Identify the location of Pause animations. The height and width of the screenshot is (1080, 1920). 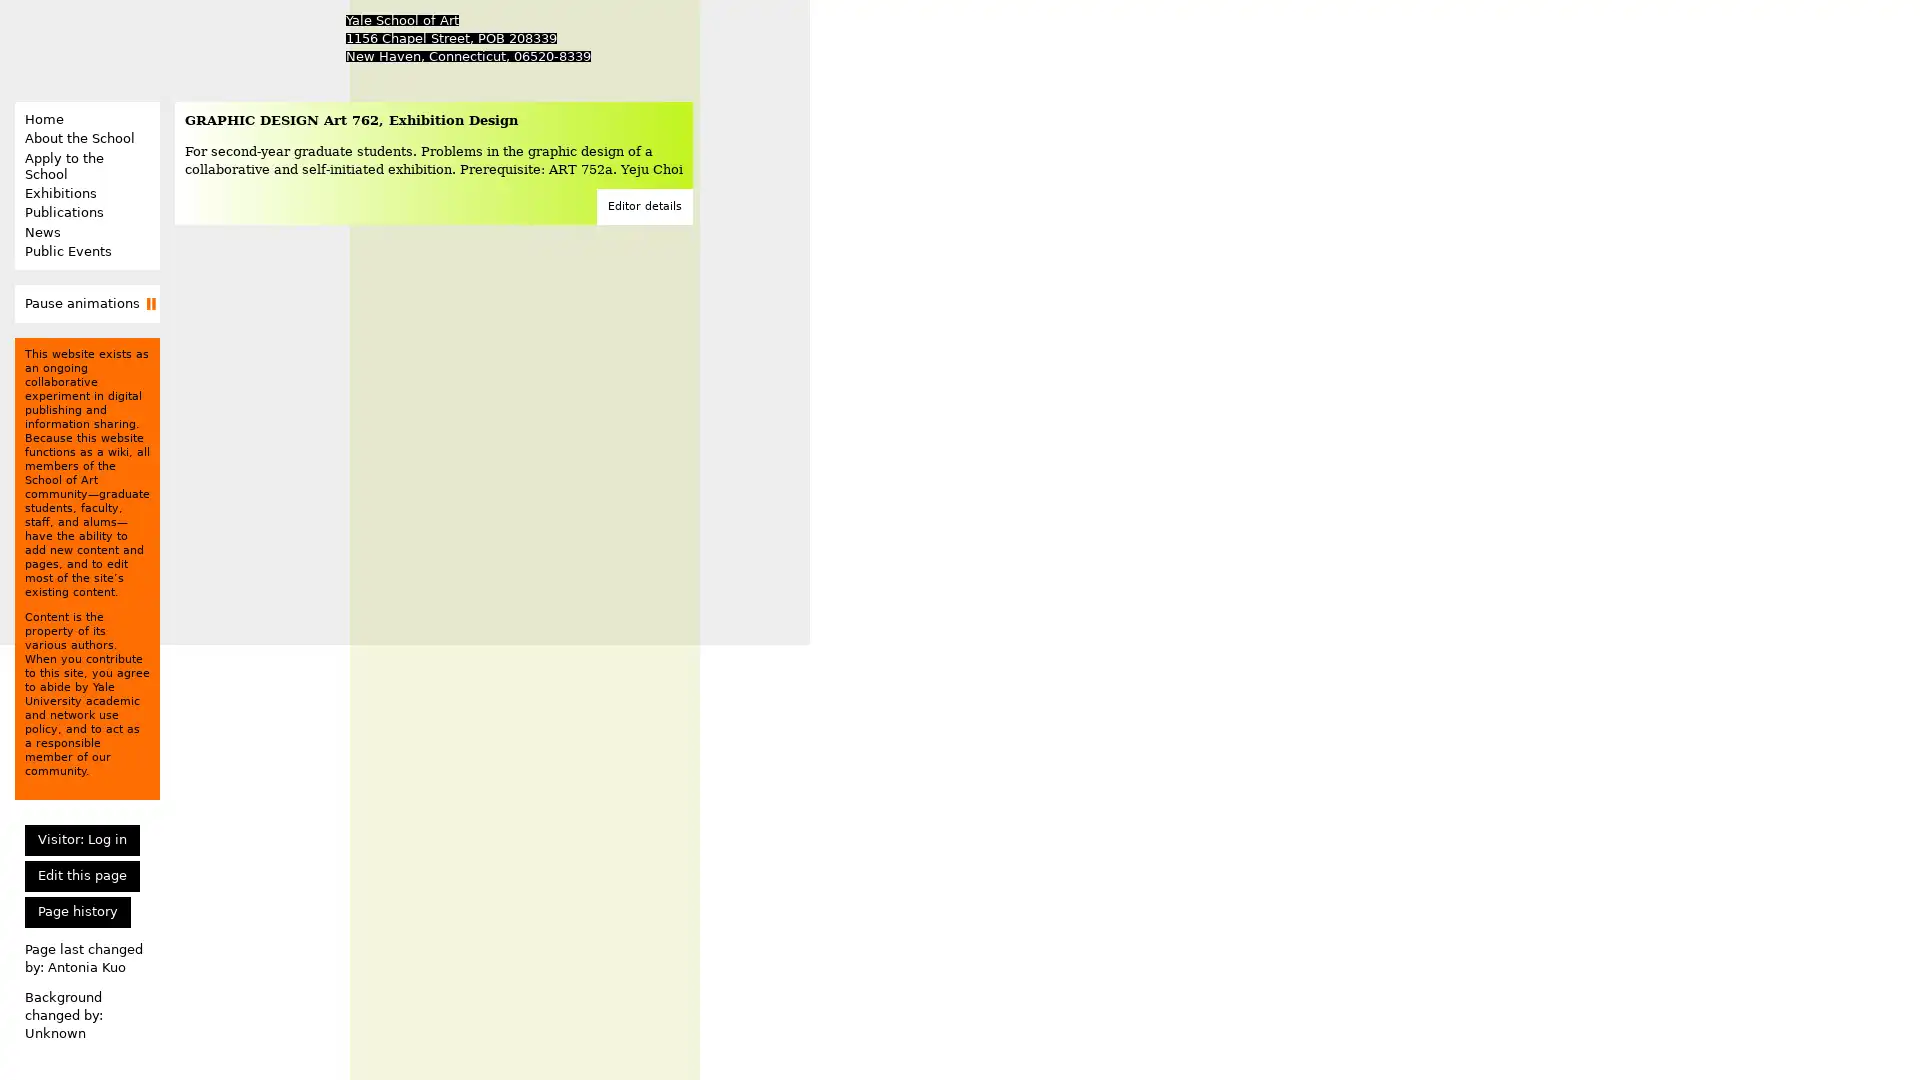
(86, 304).